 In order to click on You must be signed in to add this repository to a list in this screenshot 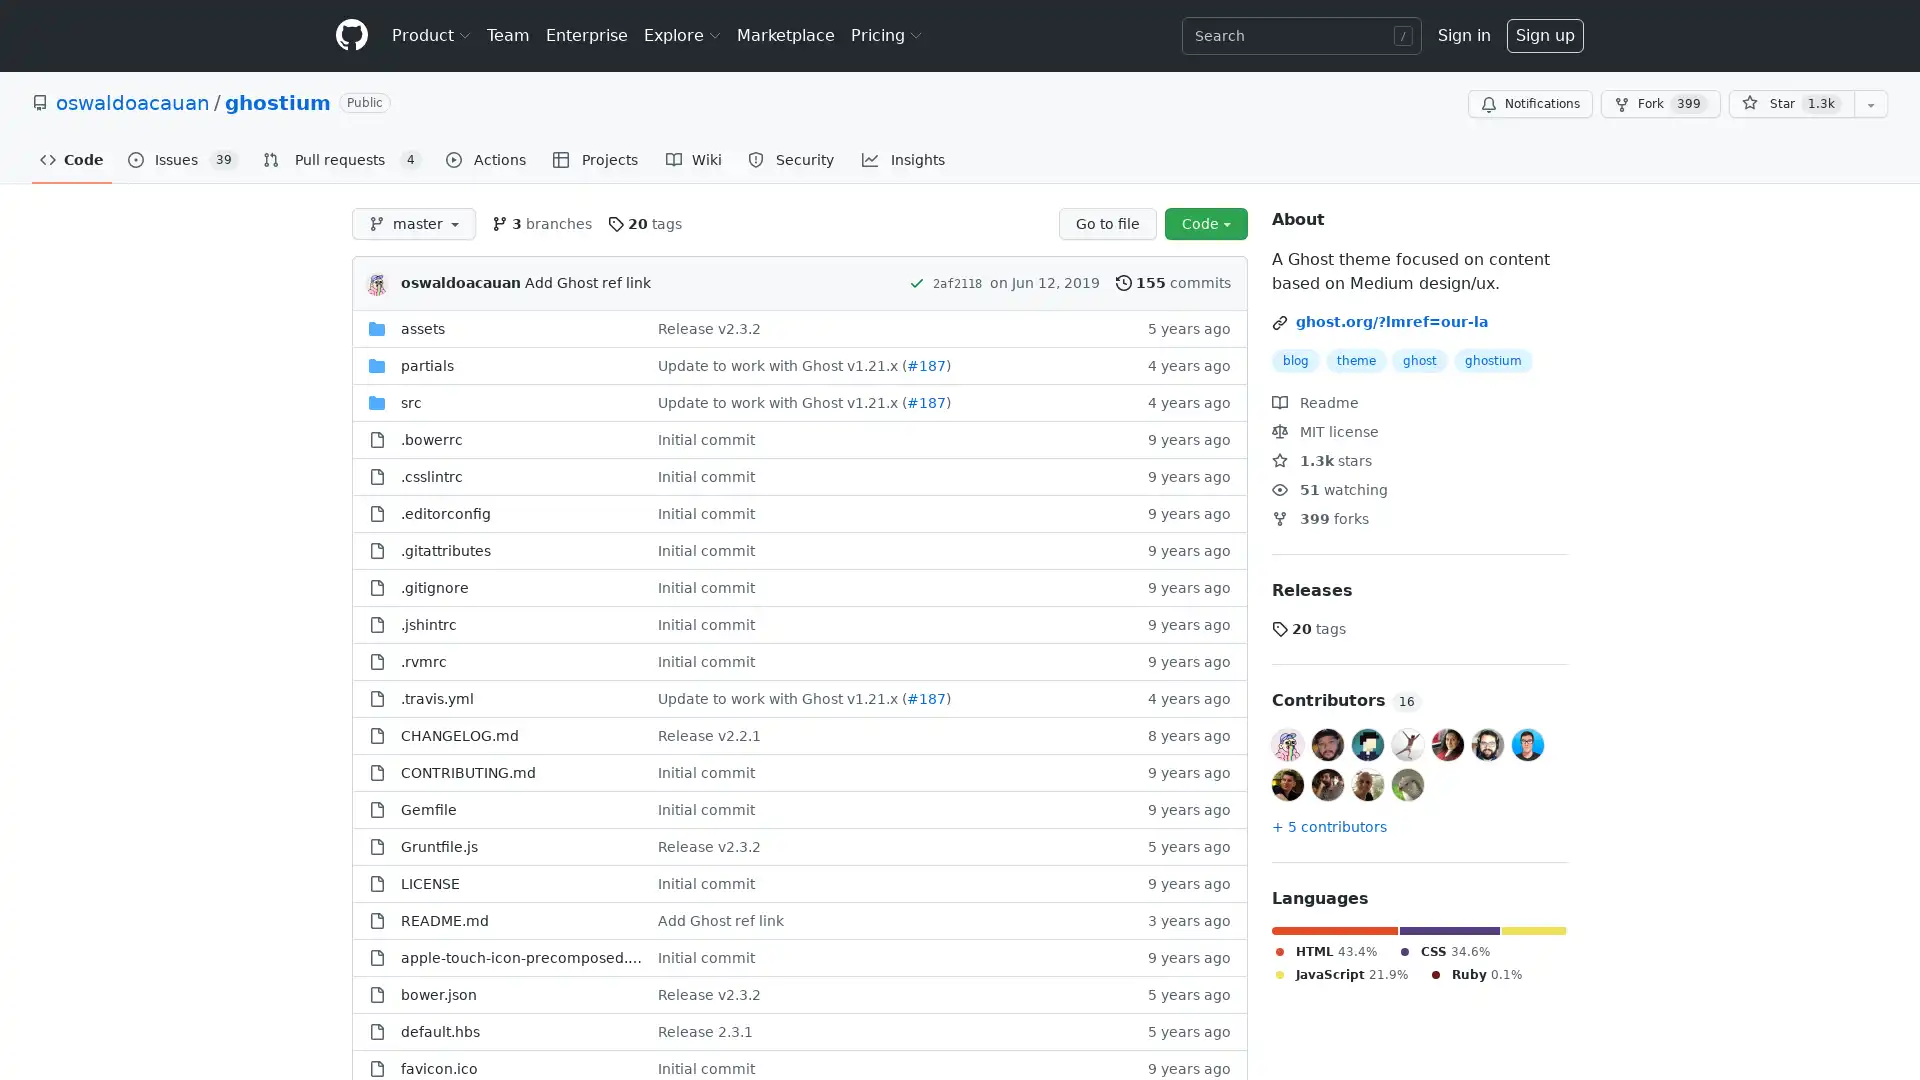, I will do `click(1870, 104)`.